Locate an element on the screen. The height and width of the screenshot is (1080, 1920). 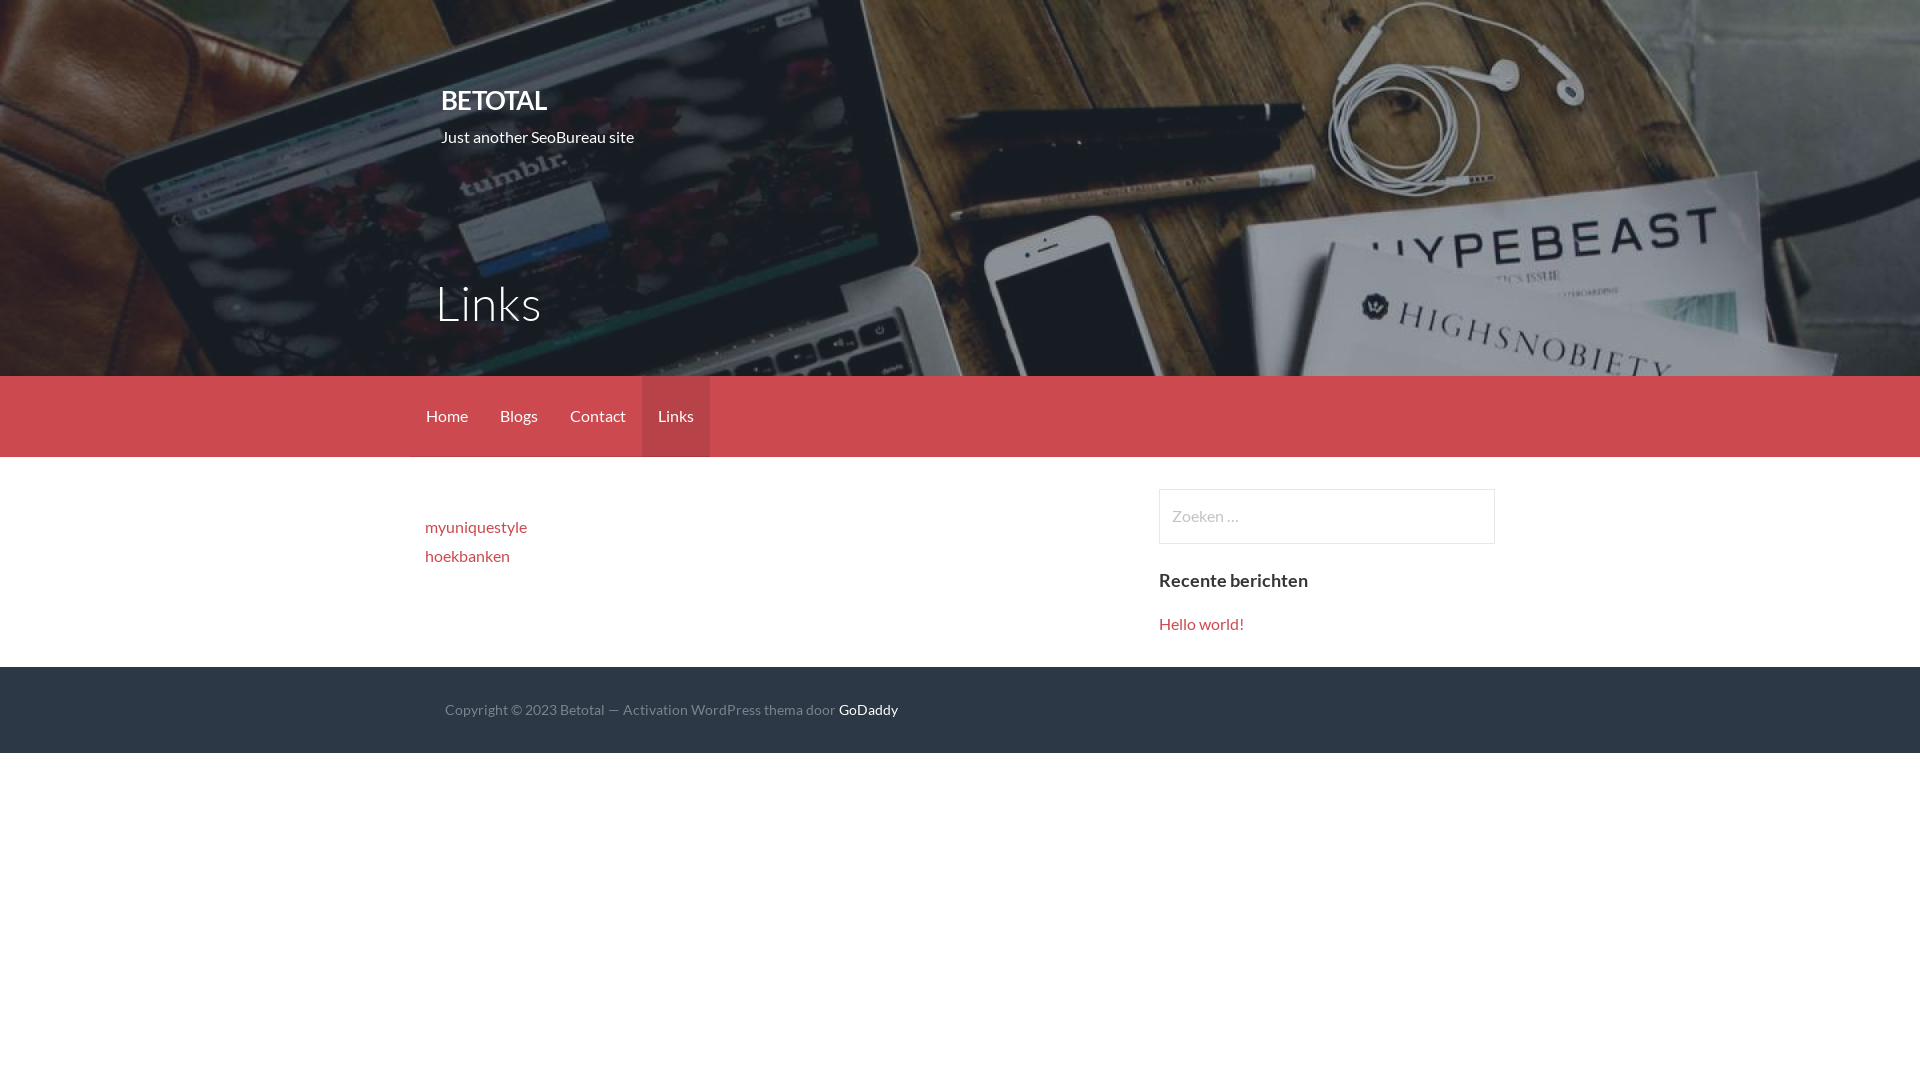
'Blogs' is located at coordinates (518, 415).